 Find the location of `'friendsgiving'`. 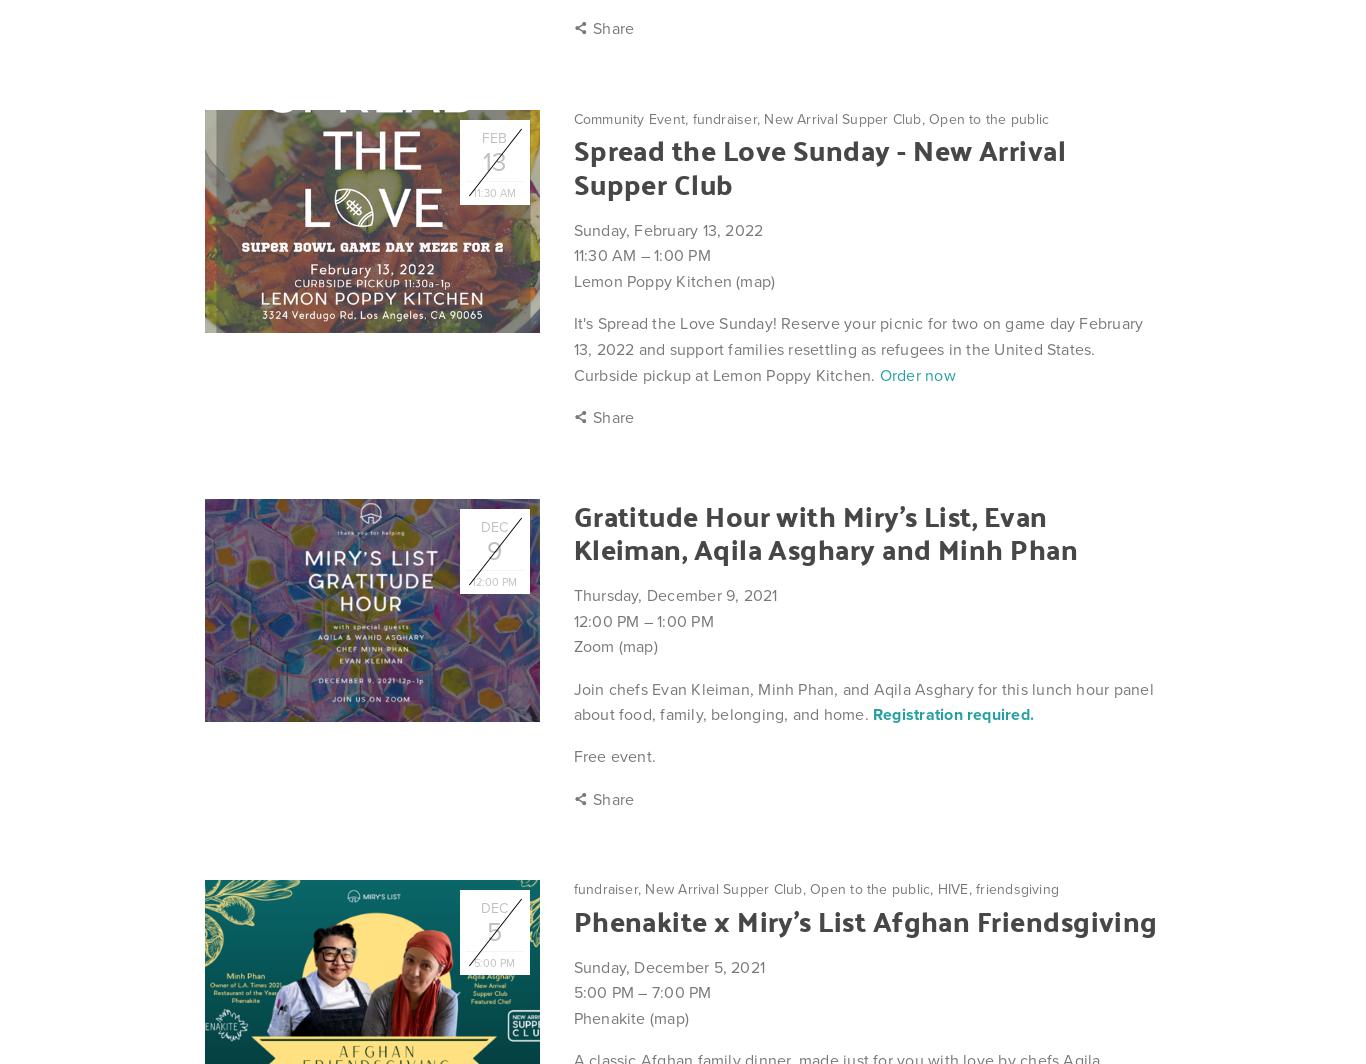

'friendsgiving' is located at coordinates (976, 889).